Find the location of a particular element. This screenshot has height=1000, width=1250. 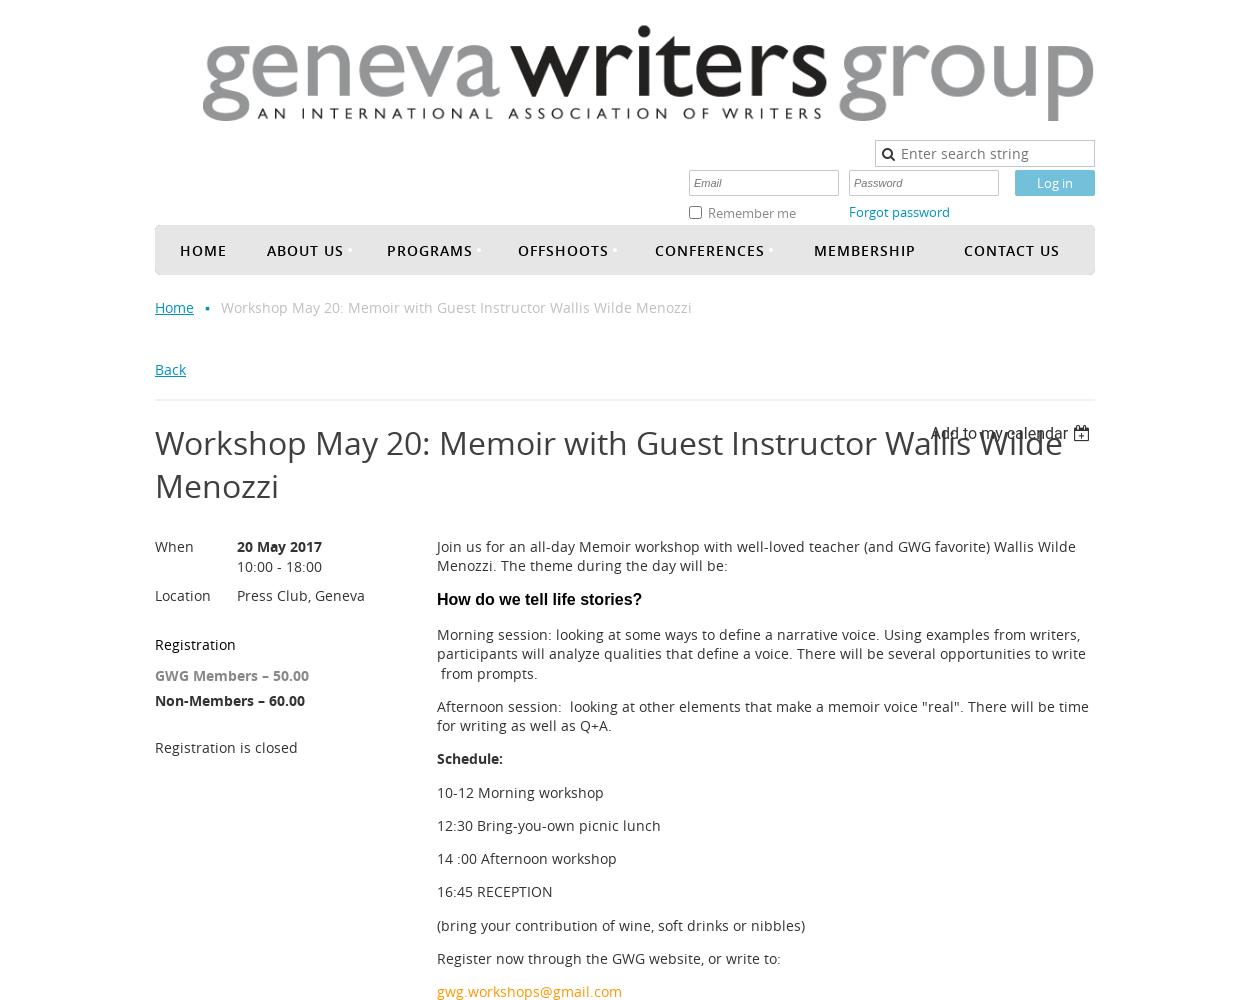

'Non-Members – 60.00' is located at coordinates (229, 698).